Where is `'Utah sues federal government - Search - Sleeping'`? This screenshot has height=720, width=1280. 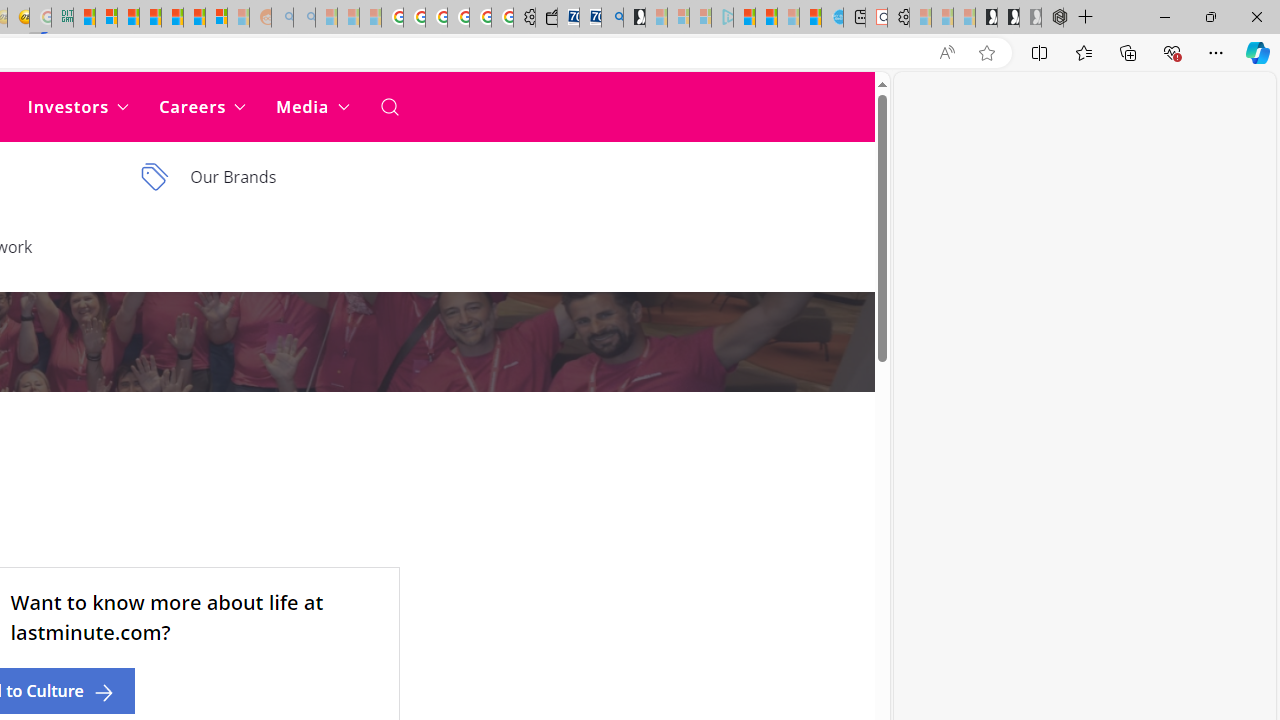 'Utah sues federal government - Search - Sleeping' is located at coordinates (303, 17).